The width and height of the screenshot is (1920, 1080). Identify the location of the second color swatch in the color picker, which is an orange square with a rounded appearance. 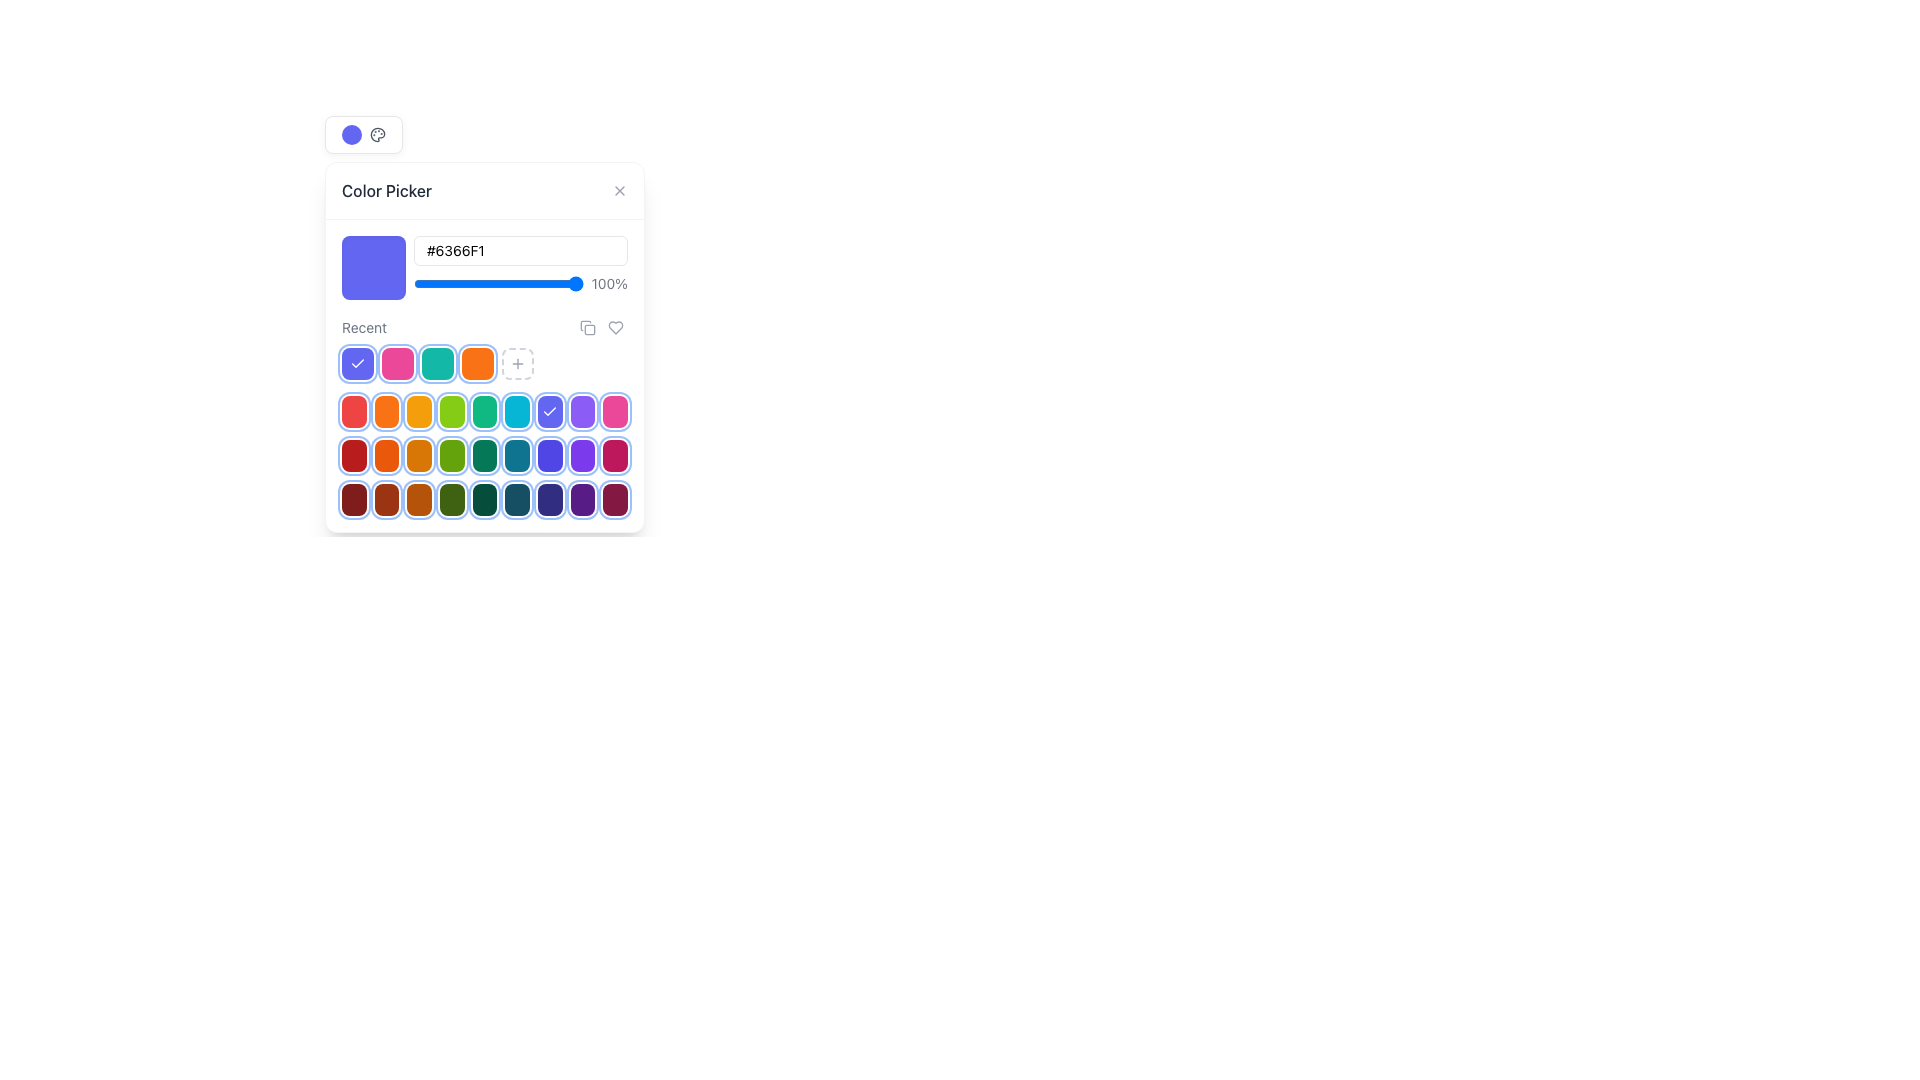
(387, 455).